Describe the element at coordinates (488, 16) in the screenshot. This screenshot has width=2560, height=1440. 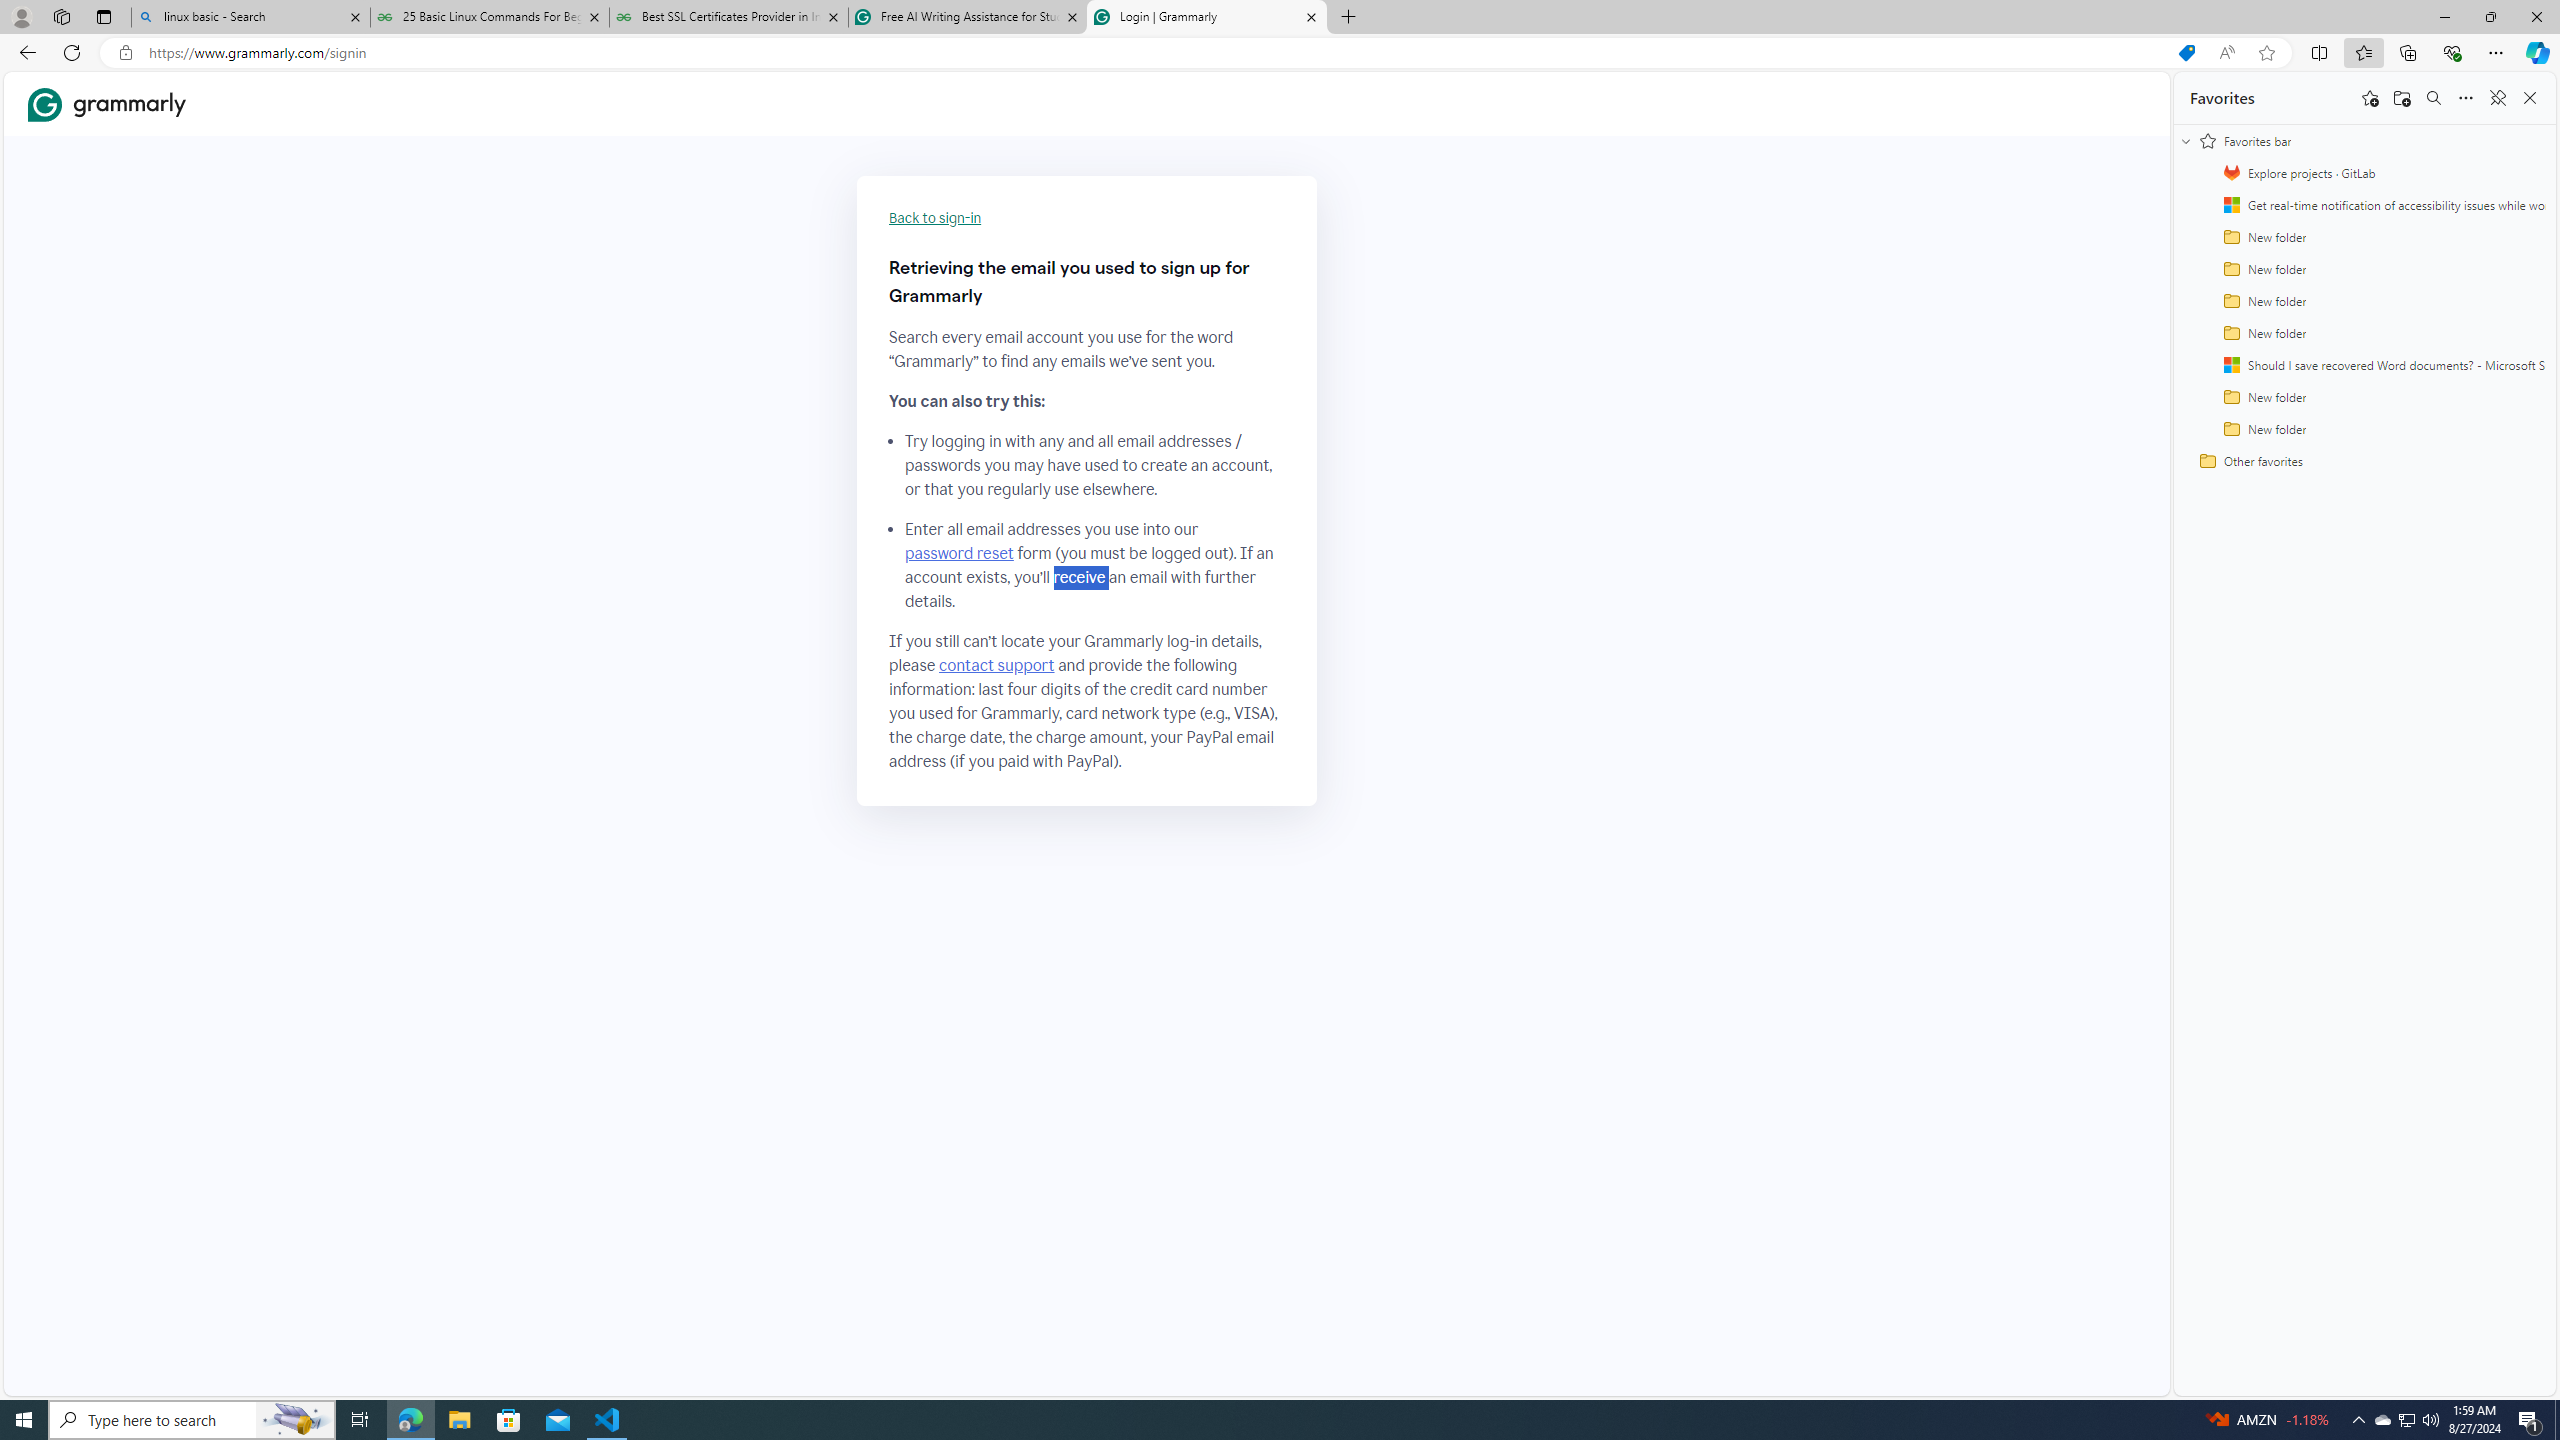
I see `'25 Basic Linux Commands For Beginners - GeeksforGeeks'` at that location.